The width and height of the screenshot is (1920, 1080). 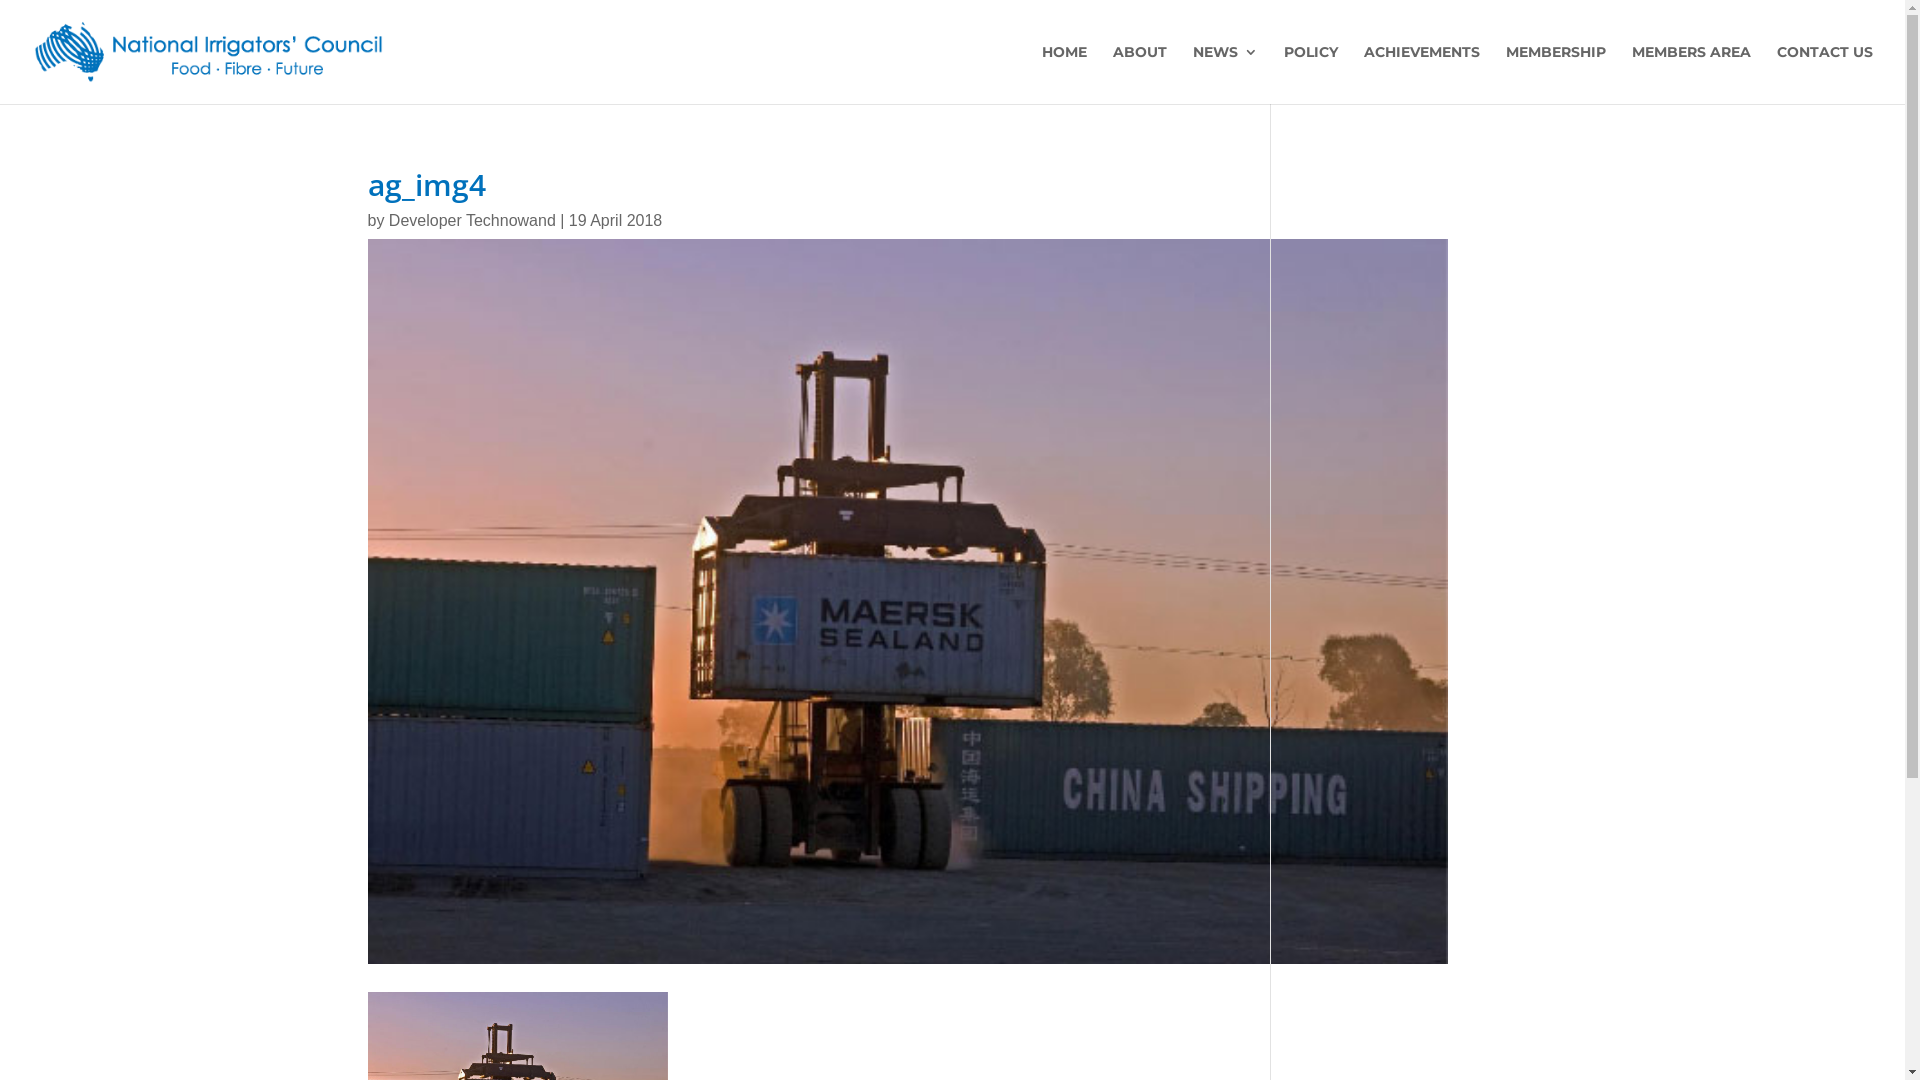 I want to click on 'ABOUT', so click(x=1140, y=73).